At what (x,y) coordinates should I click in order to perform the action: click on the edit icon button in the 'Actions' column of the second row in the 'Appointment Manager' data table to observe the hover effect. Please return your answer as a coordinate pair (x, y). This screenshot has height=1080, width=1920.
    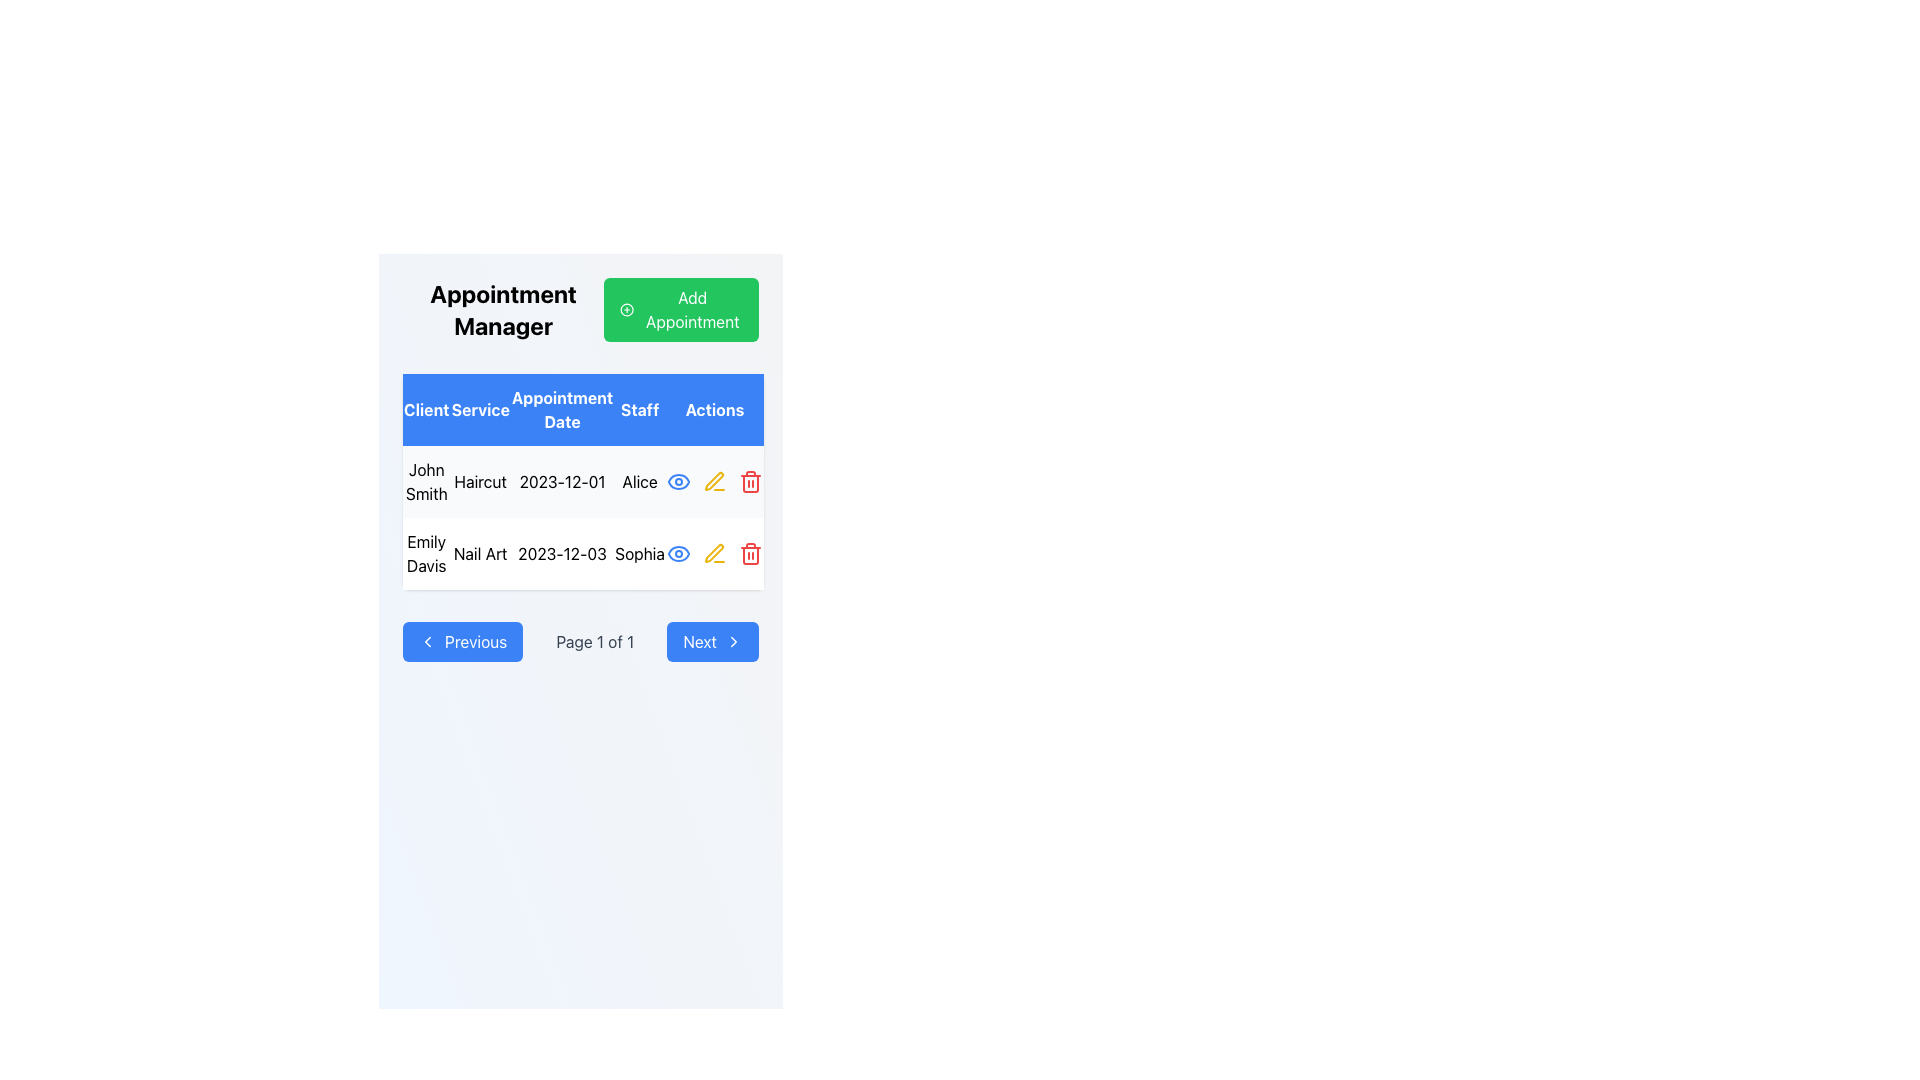
    Looking at the image, I should click on (714, 554).